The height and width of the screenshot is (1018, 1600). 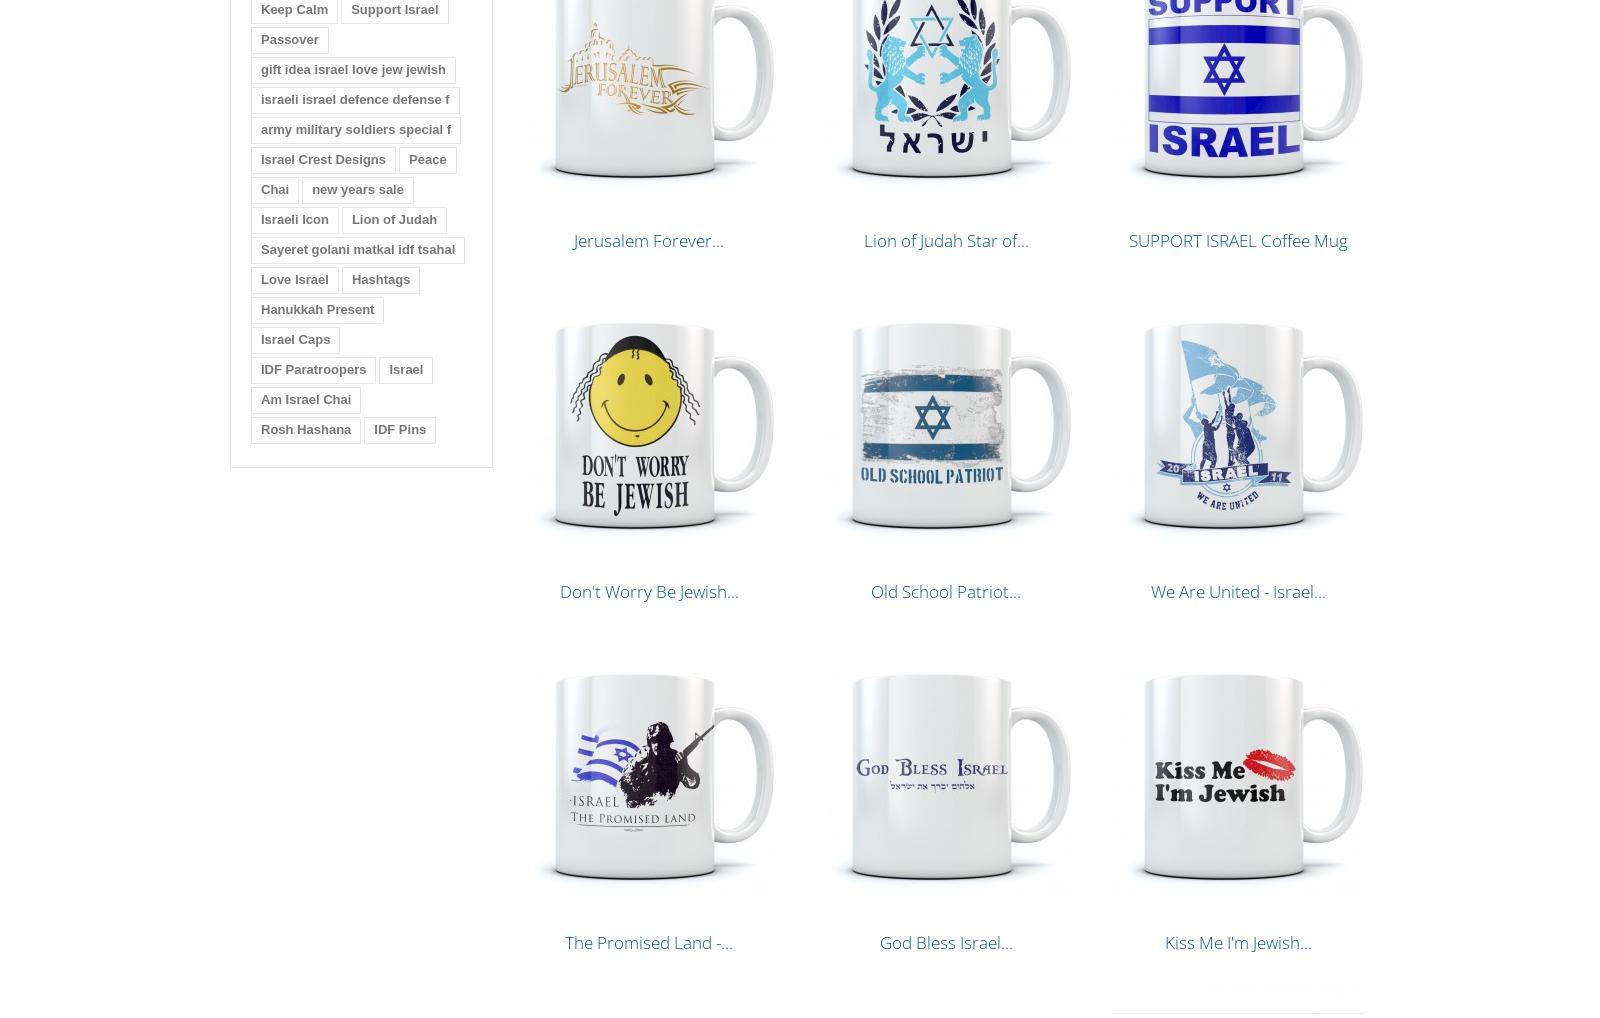 What do you see at coordinates (1237, 941) in the screenshot?
I see `'Kiss Me I'm Jewish...'` at bounding box center [1237, 941].